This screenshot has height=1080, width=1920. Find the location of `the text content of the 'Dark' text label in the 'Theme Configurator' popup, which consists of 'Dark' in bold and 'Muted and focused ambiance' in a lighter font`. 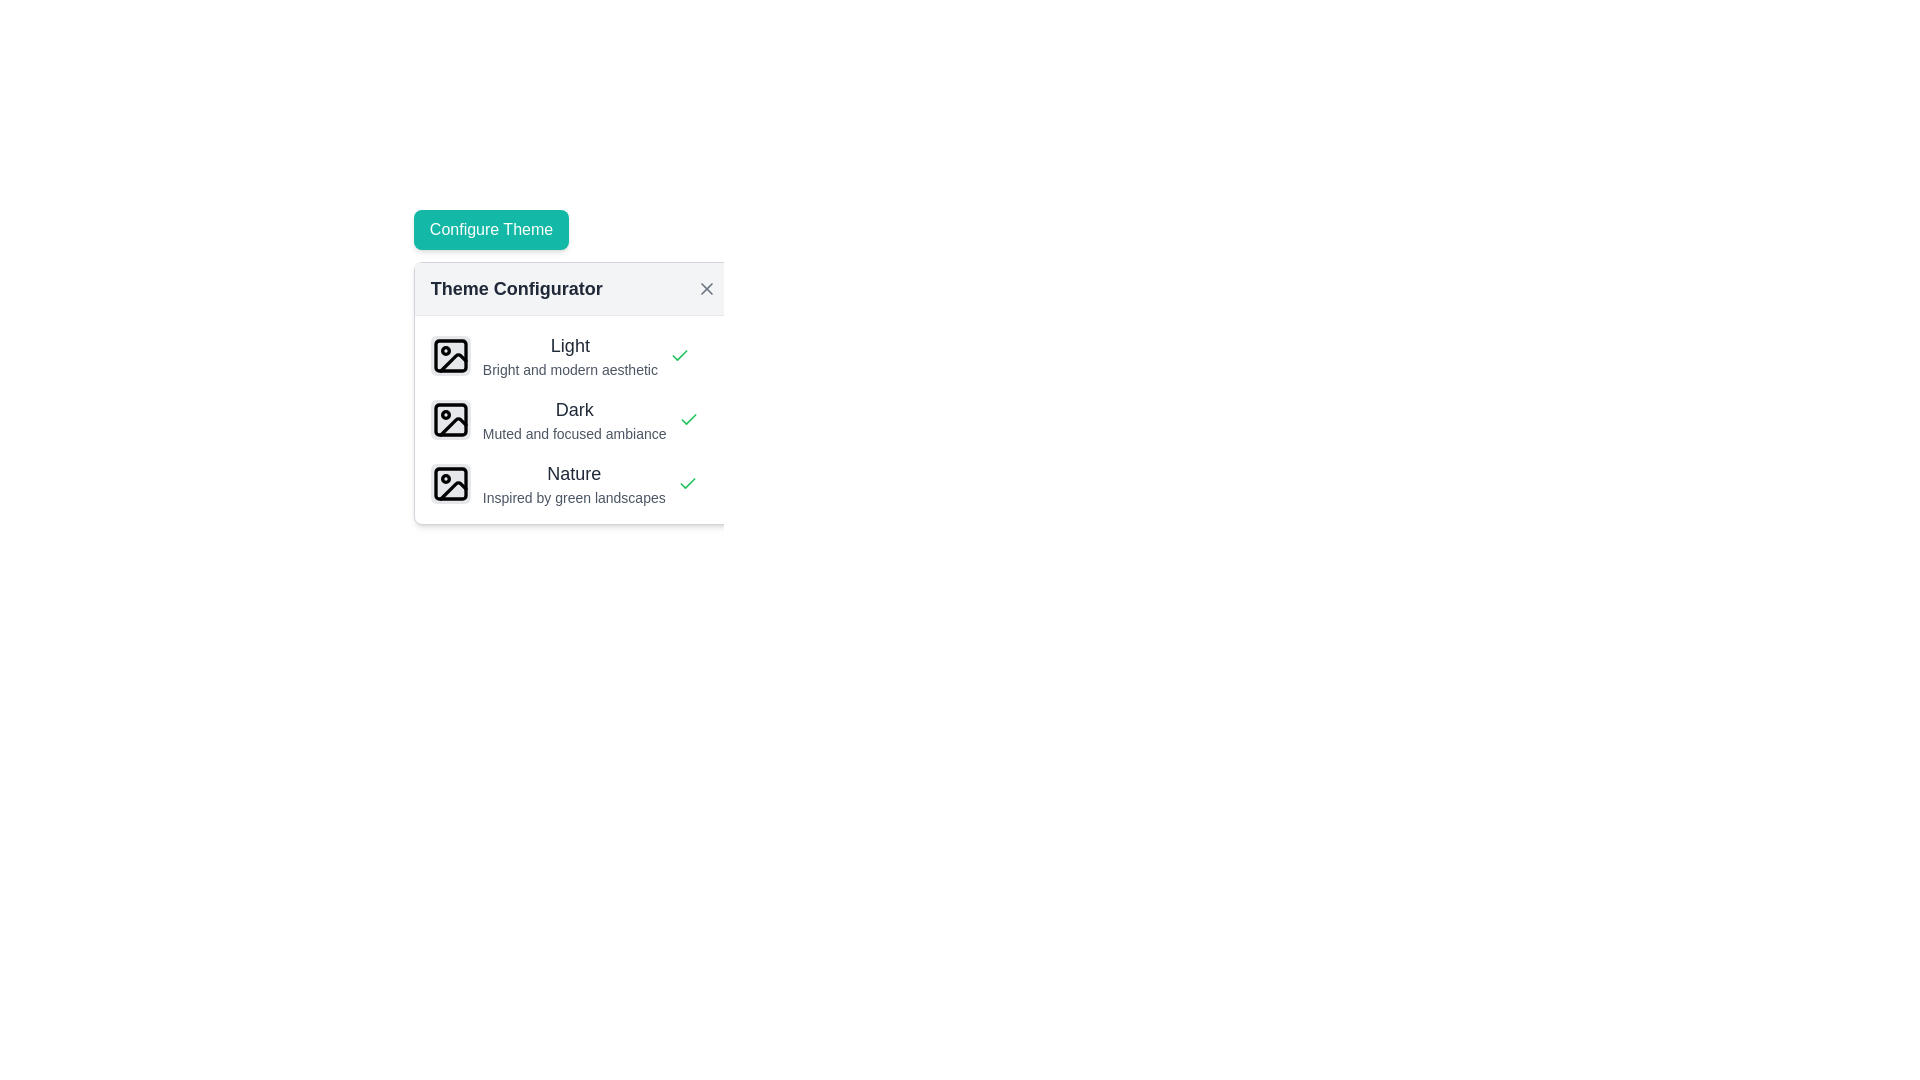

the text content of the 'Dark' text label in the 'Theme Configurator' popup, which consists of 'Dark' in bold and 'Muted and focused ambiance' in a lighter font is located at coordinates (573, 419).